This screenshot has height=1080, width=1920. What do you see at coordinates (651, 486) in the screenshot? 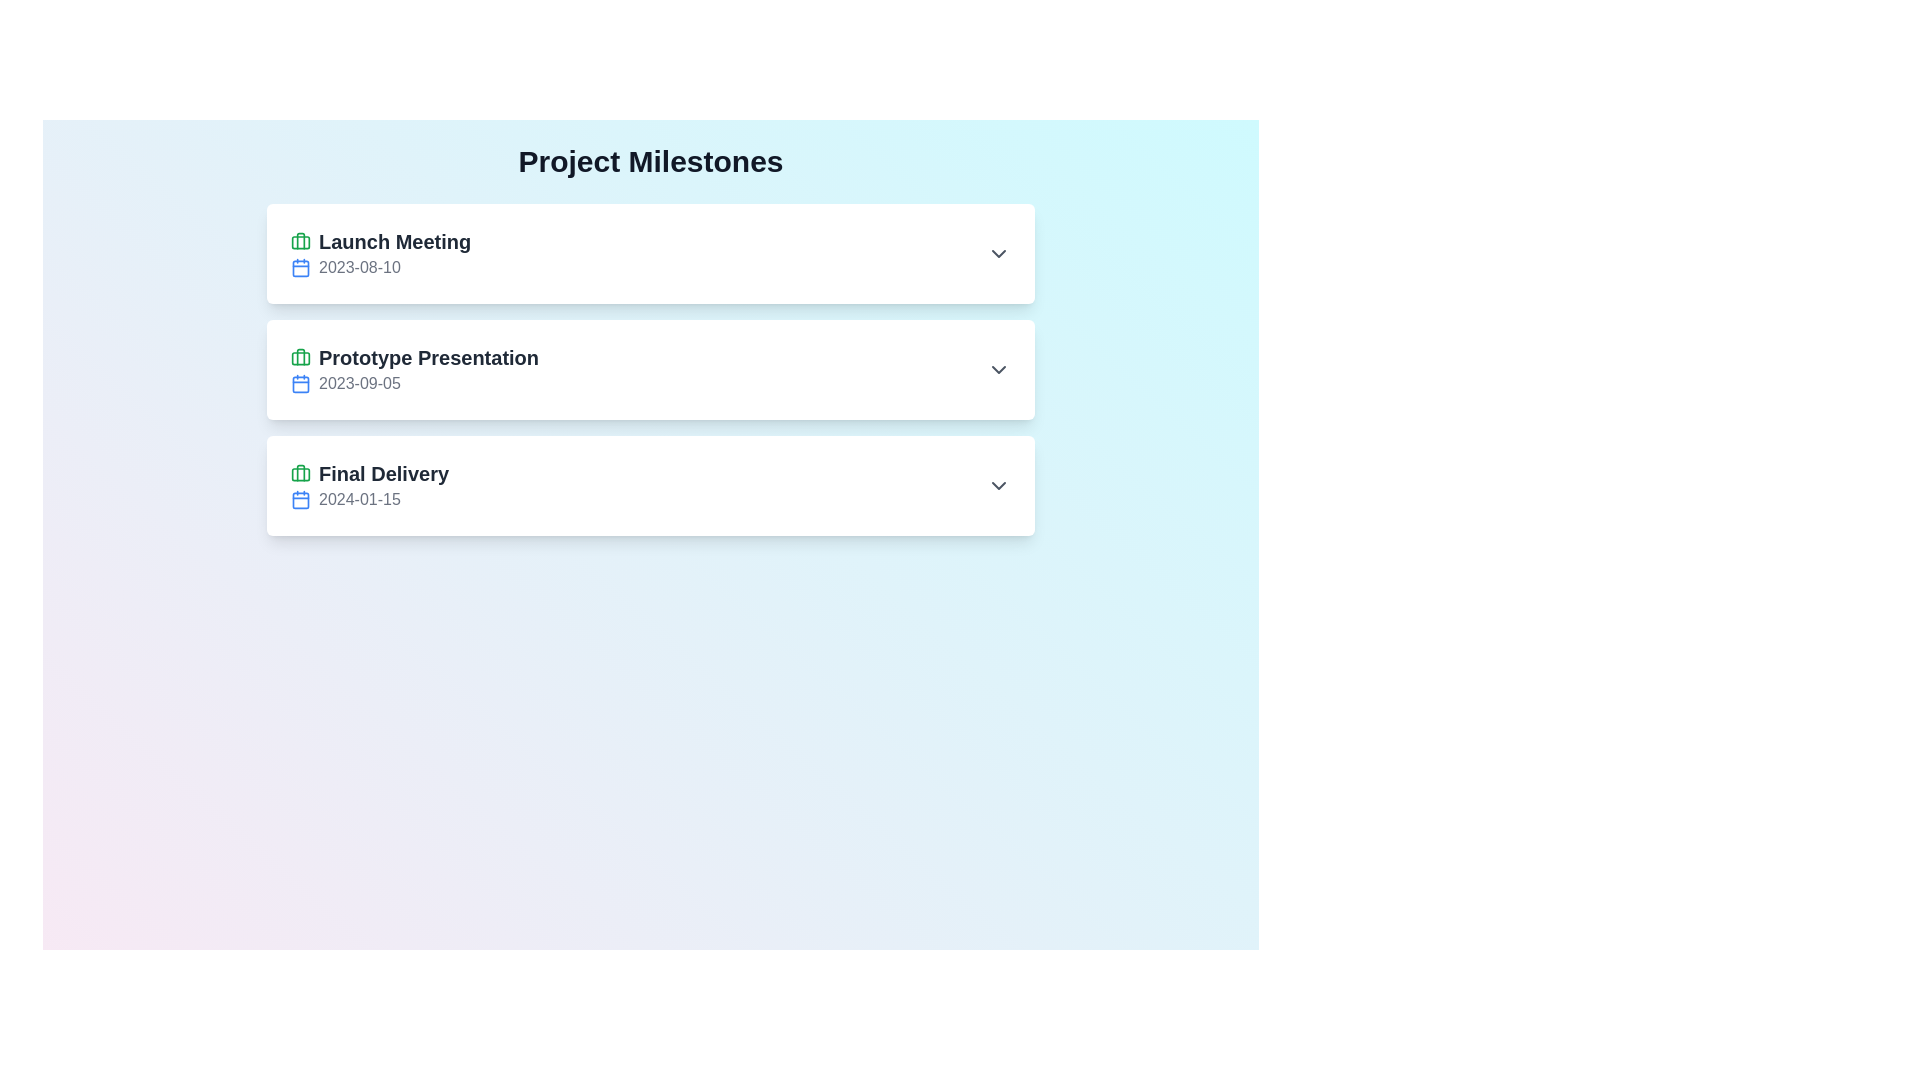
I see `the card-like component labeled 'Final Delivery' that contains a date and two icons, positioned as the third element in a vertical list` at bounding box center [651, 486].